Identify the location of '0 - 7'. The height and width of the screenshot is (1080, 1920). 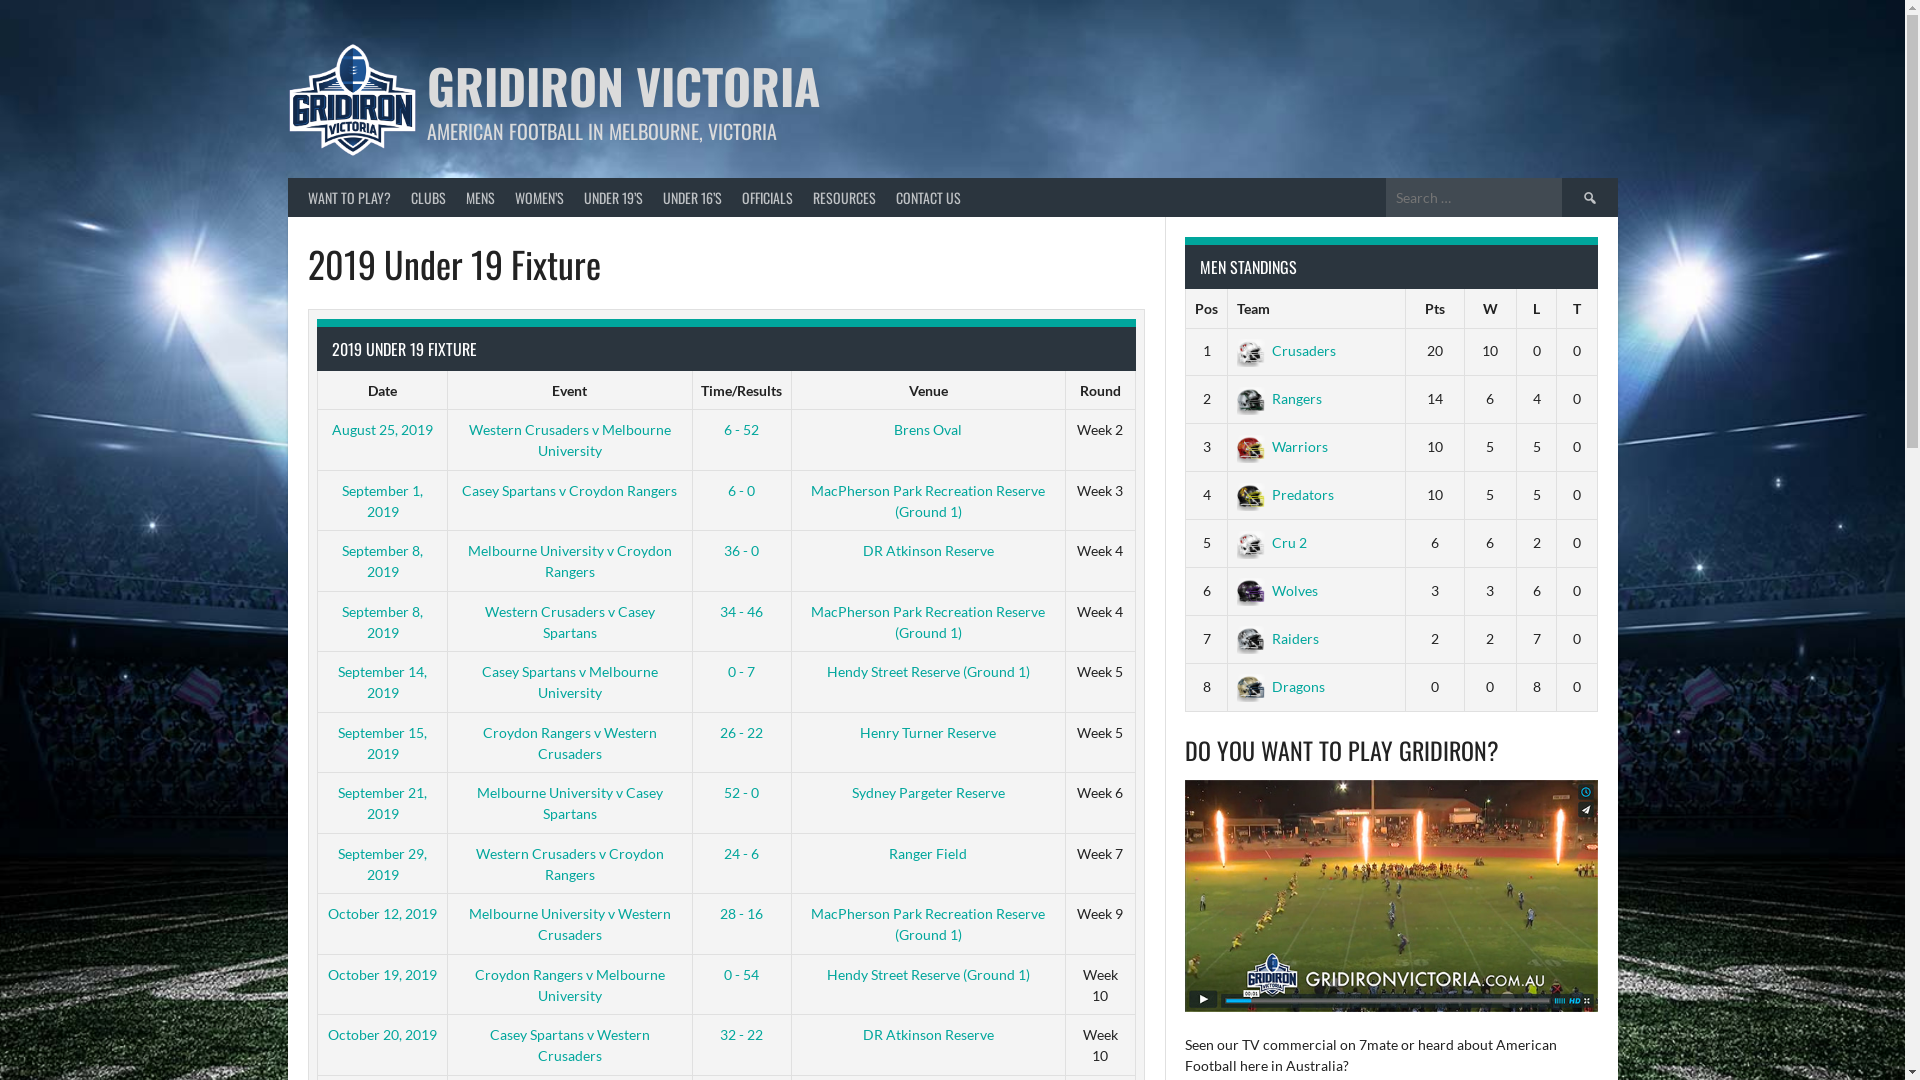
(740, 671).